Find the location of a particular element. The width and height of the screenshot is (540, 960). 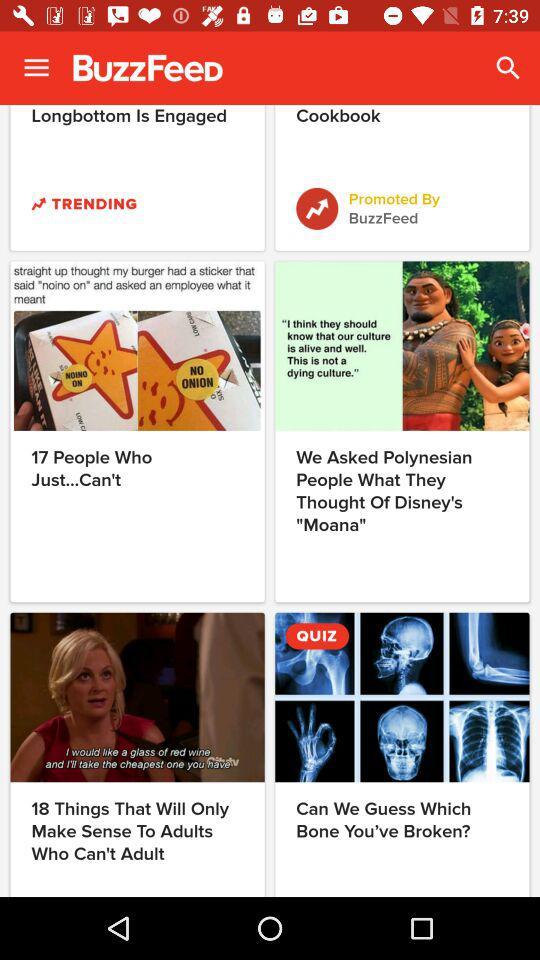

item to the right of the god damnit neville is located at coordinates (508, 68).